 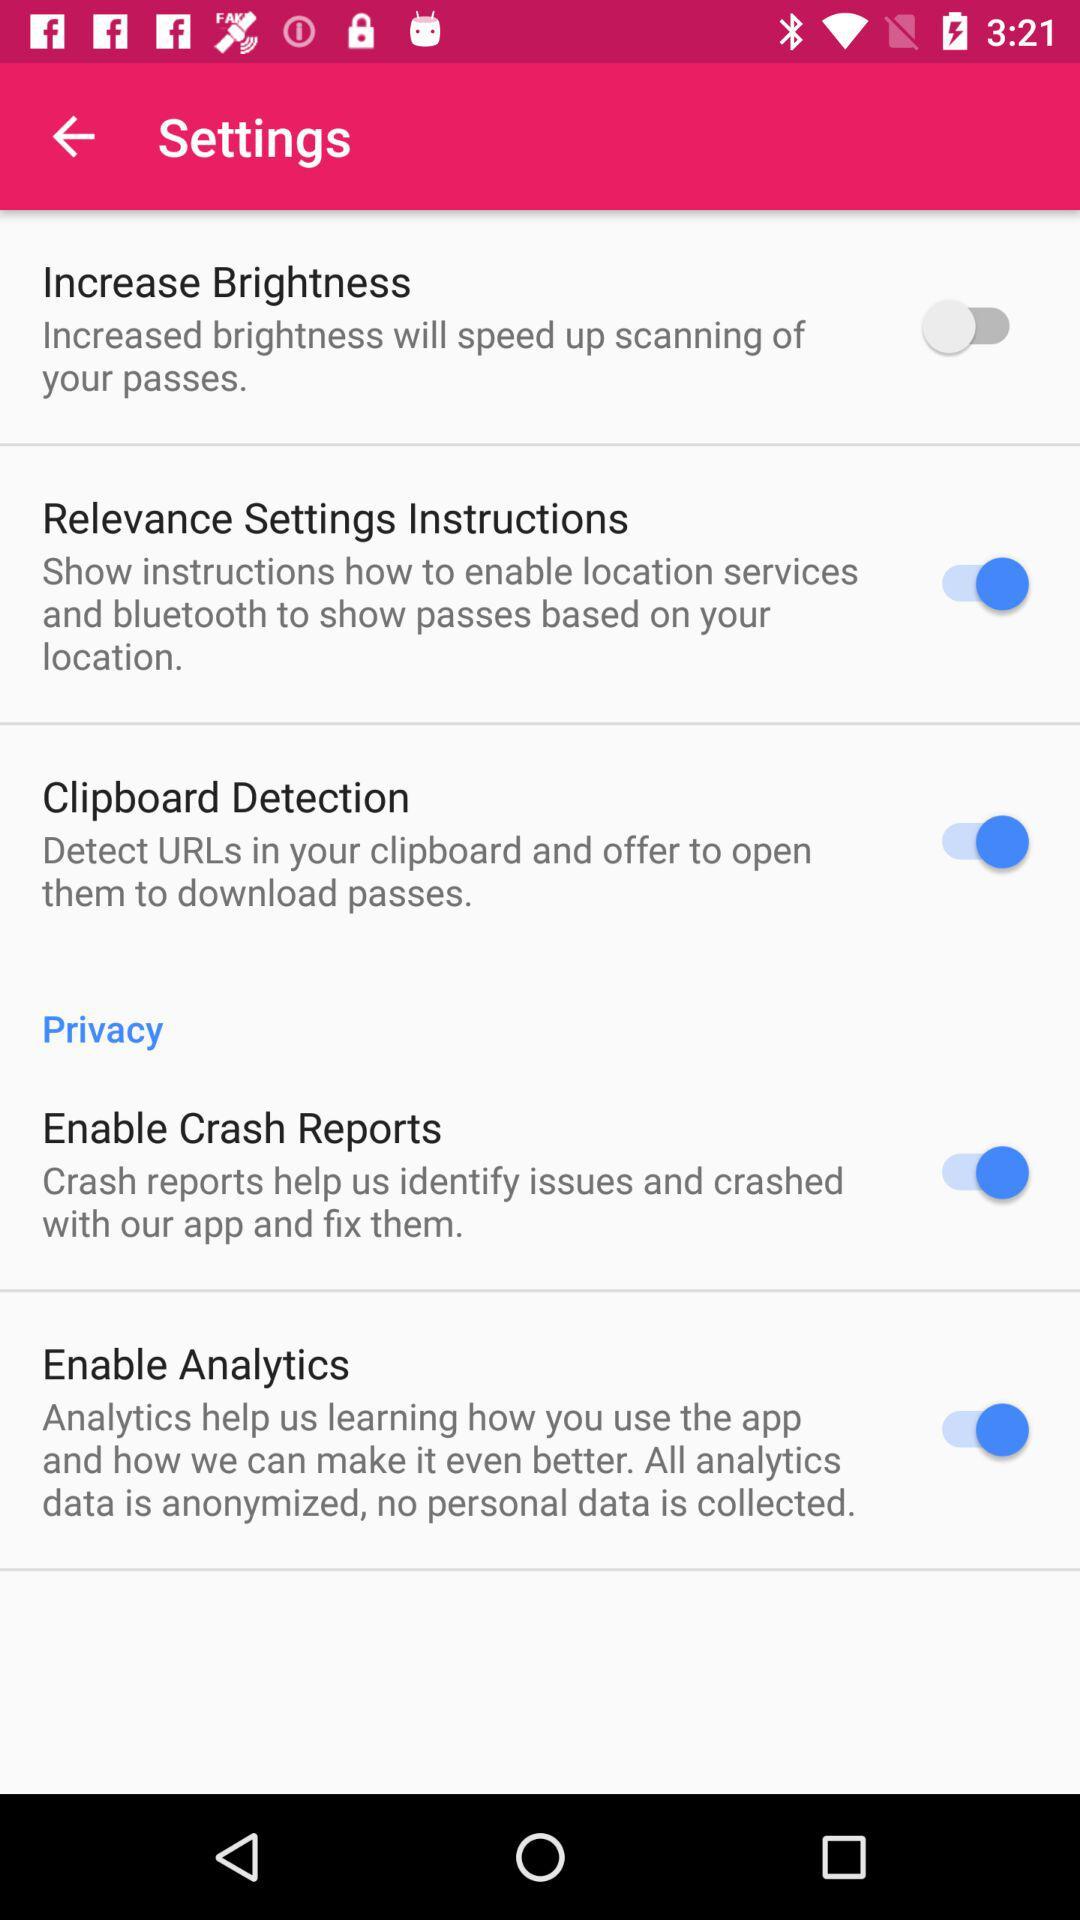 What do you see at coordinates (334, 516) in the screenshot?
I see `the icon above the show instructions how item` at bounding box center [334, 516].